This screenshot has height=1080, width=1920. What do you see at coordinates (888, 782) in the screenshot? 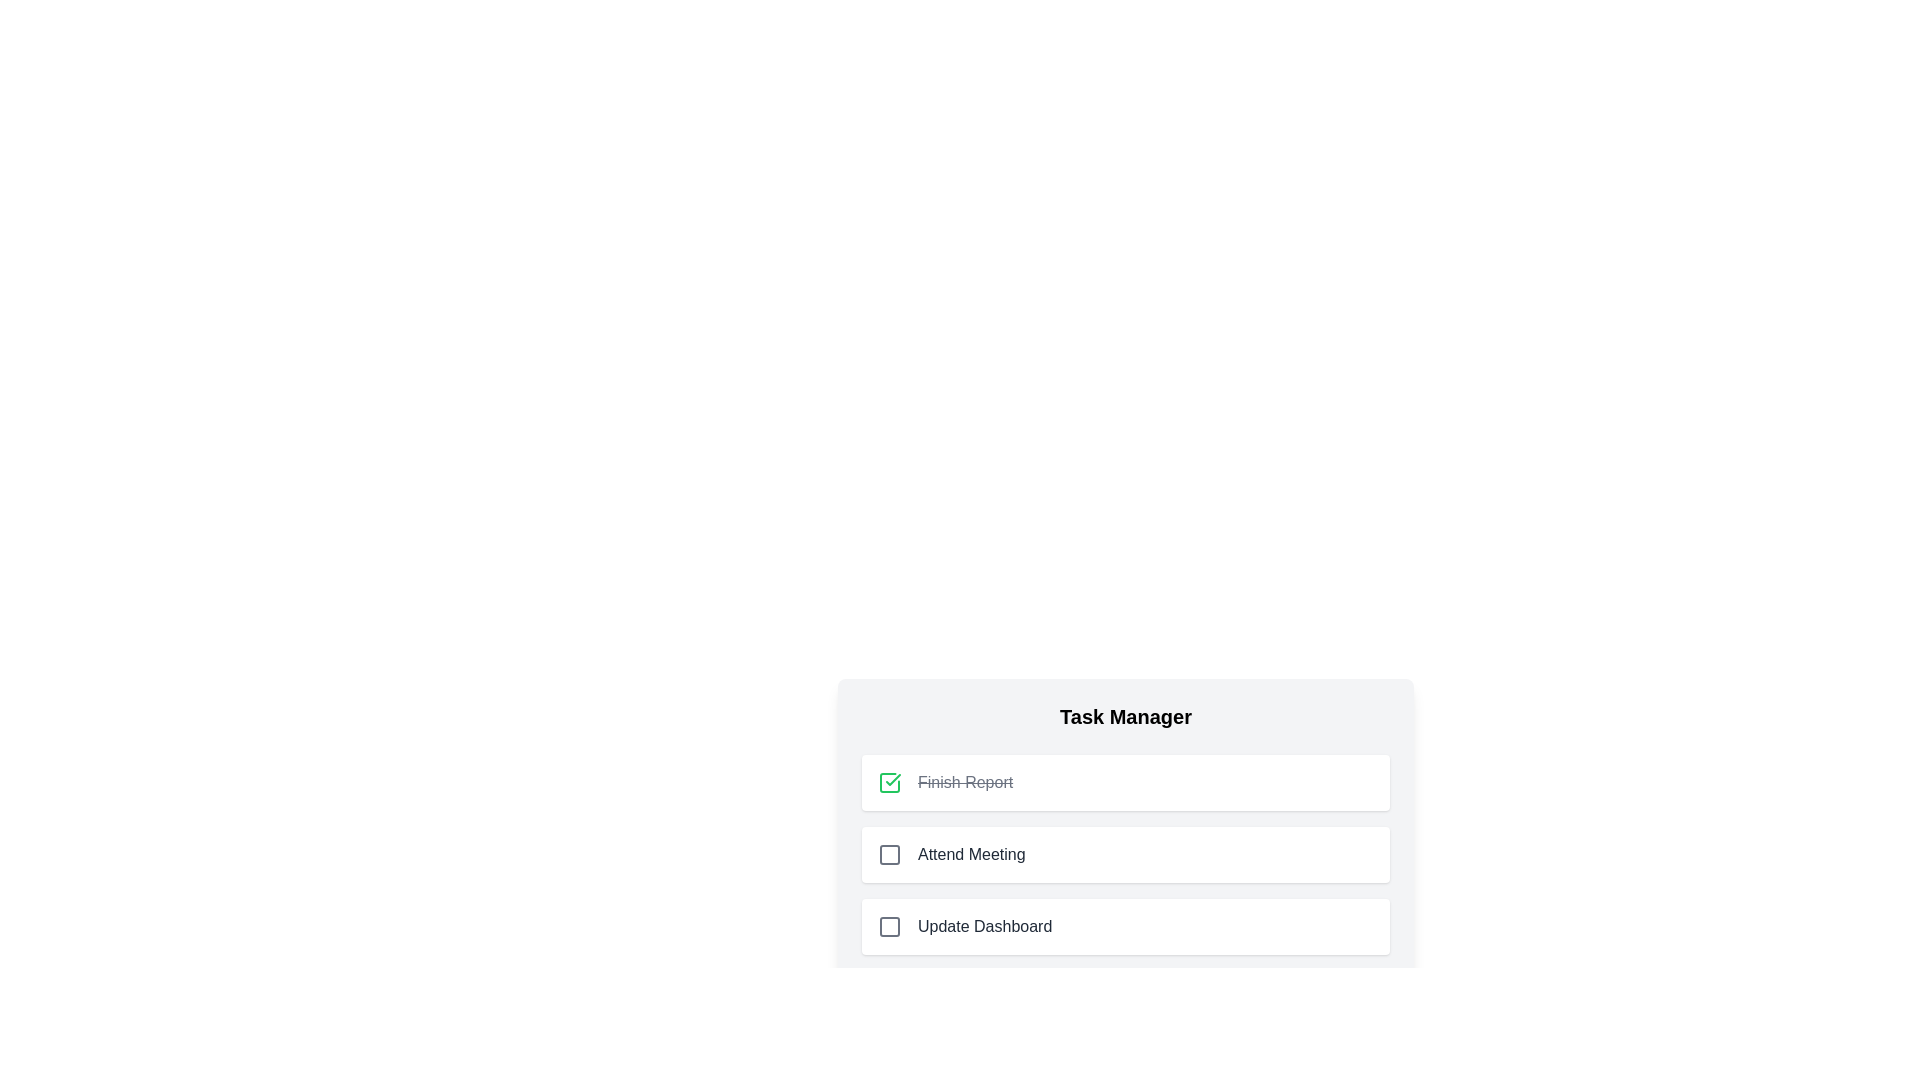
I see `the checkbox indicator with a green outline and a checkmark inside it` at bounding box center [888, 782].